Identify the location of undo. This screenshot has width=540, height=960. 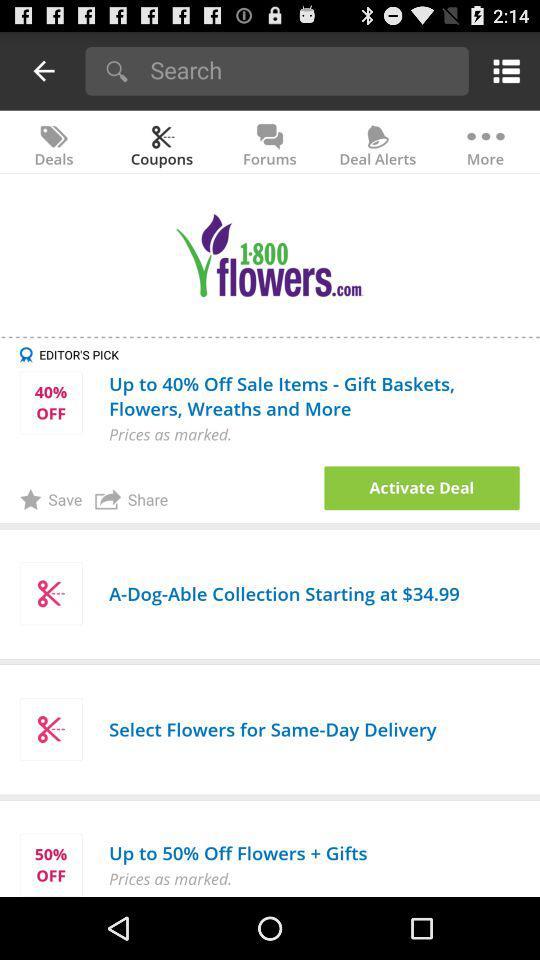
(44, 70).